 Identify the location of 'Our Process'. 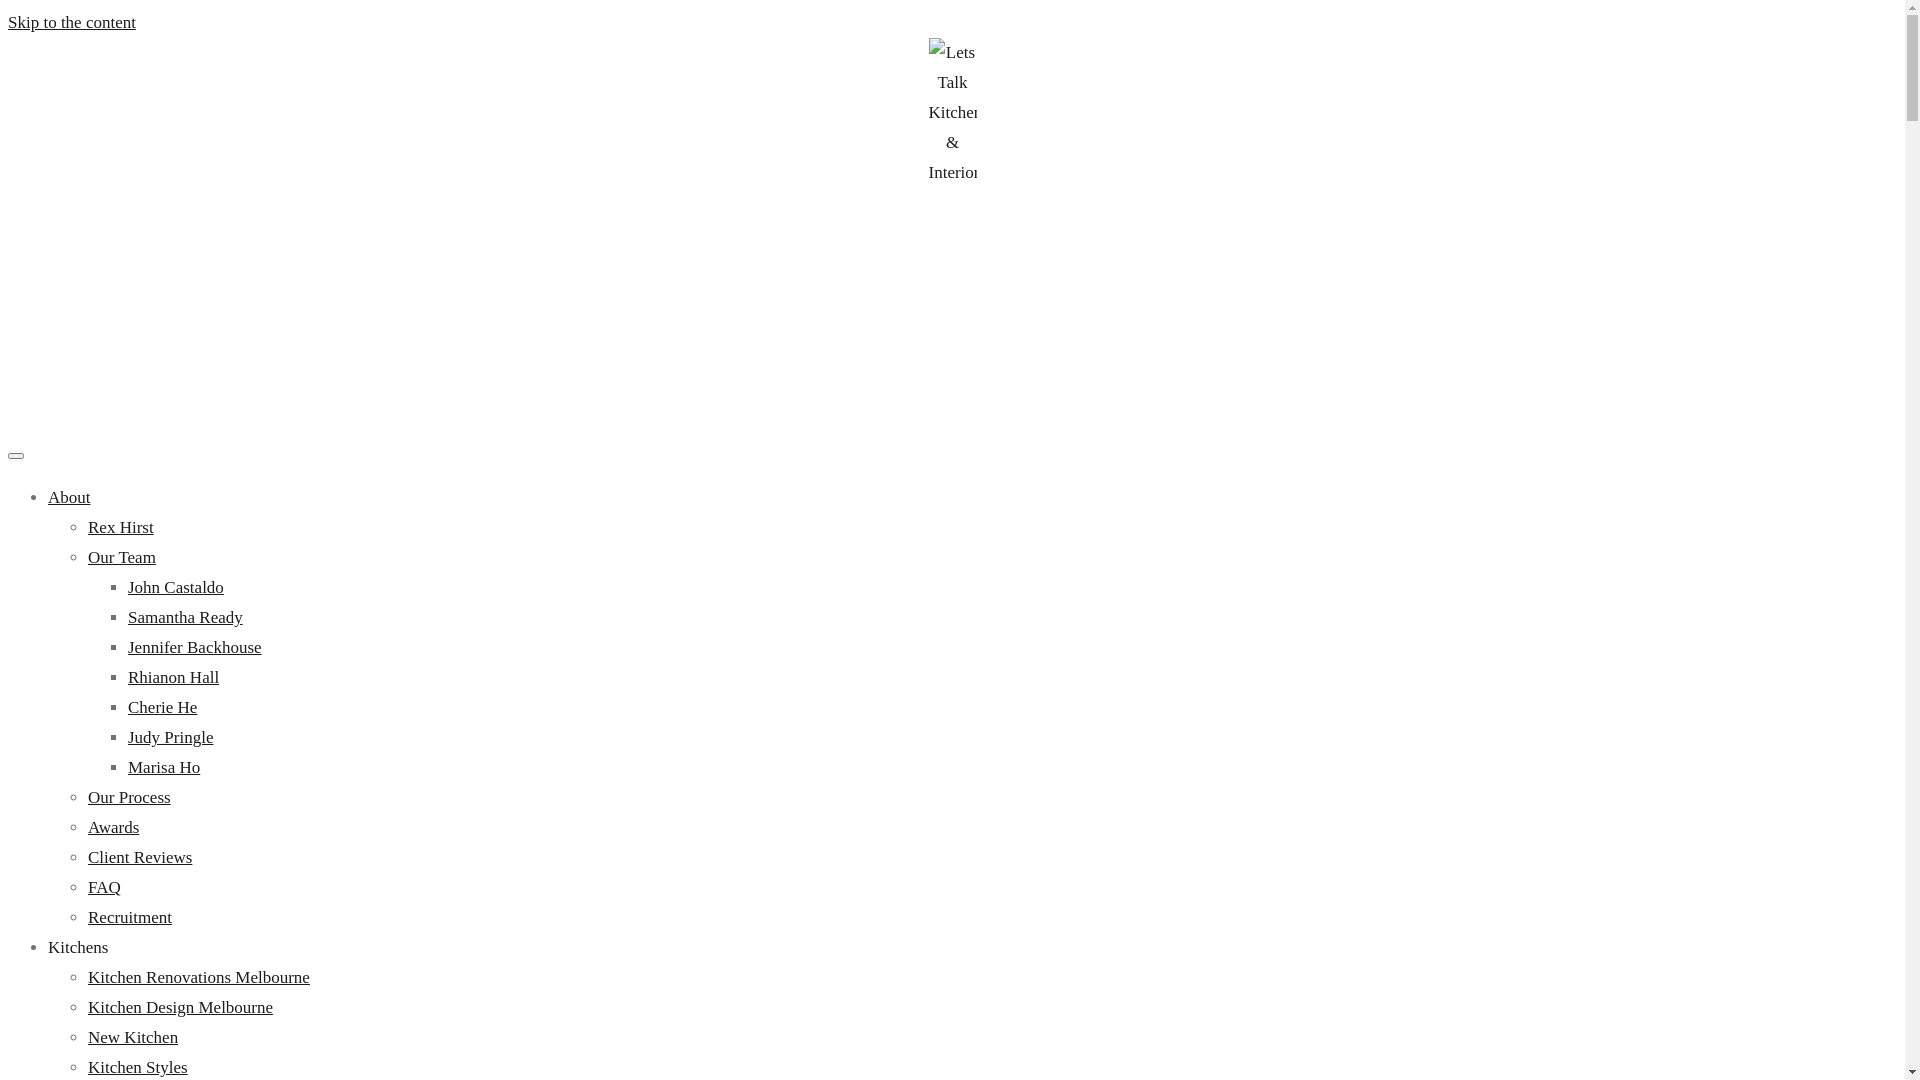
(86, 796).